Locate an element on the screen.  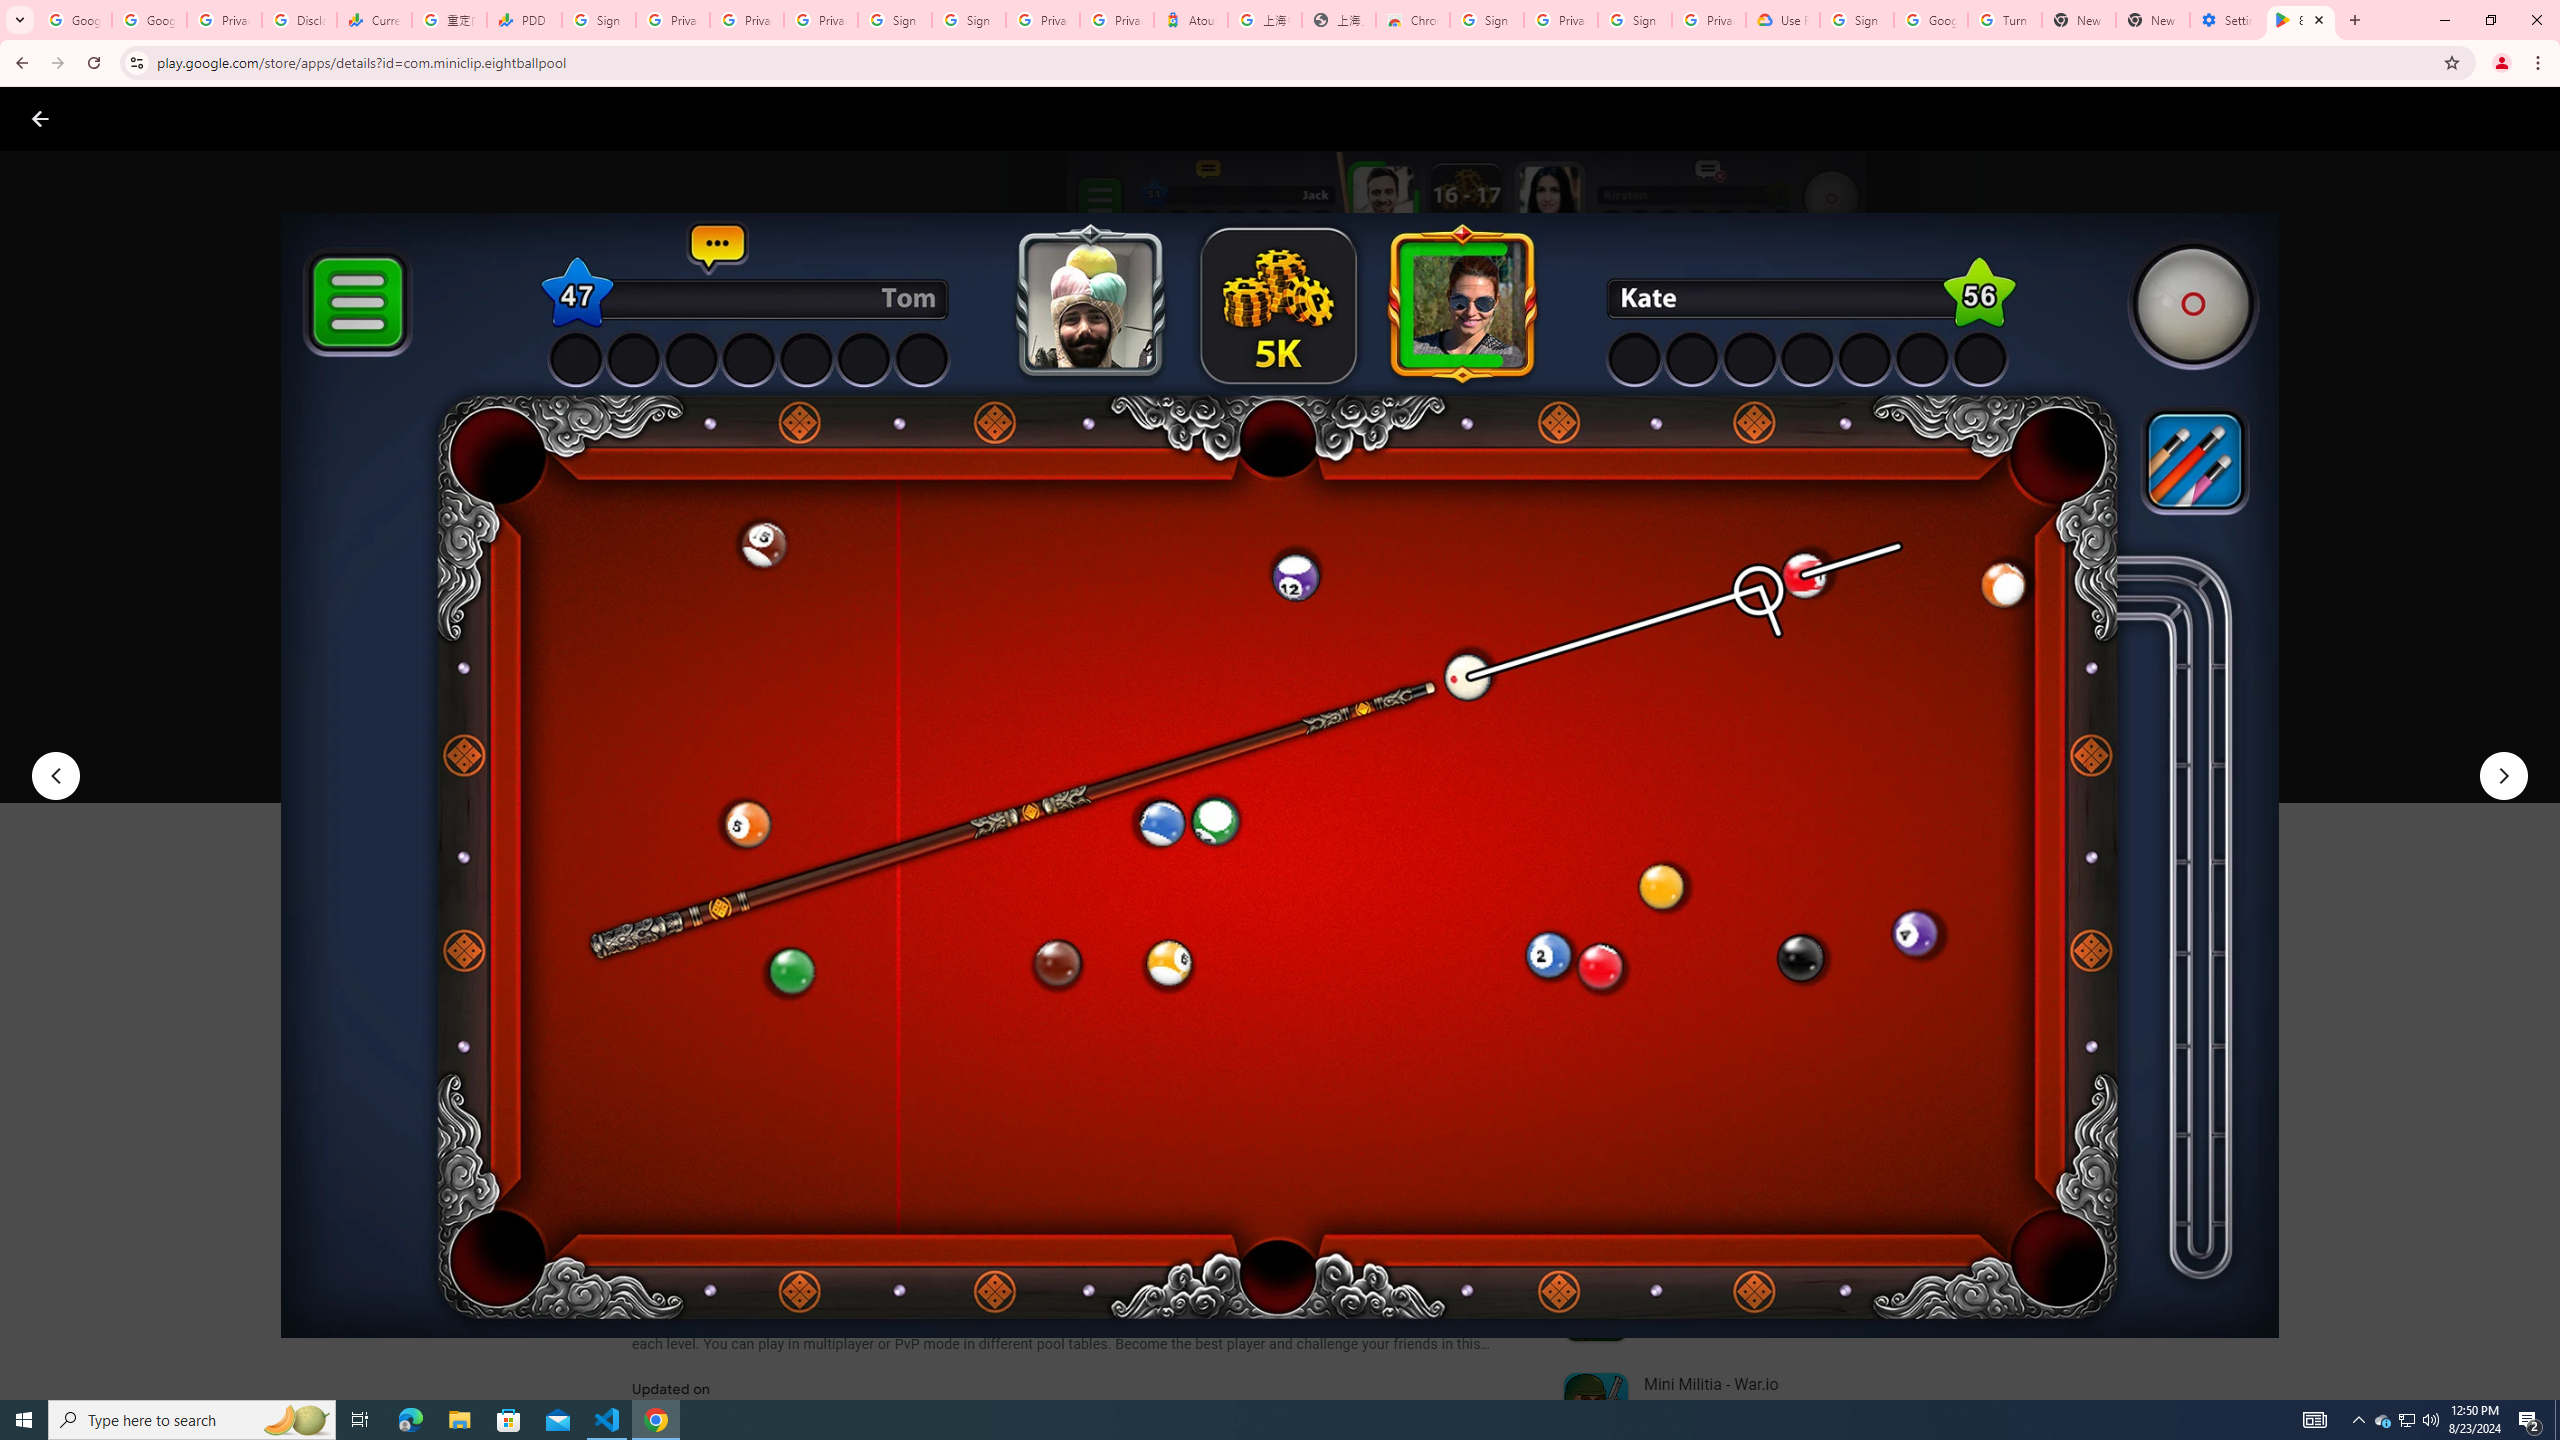
'New Tab' is located at coordinates (2152, 19).